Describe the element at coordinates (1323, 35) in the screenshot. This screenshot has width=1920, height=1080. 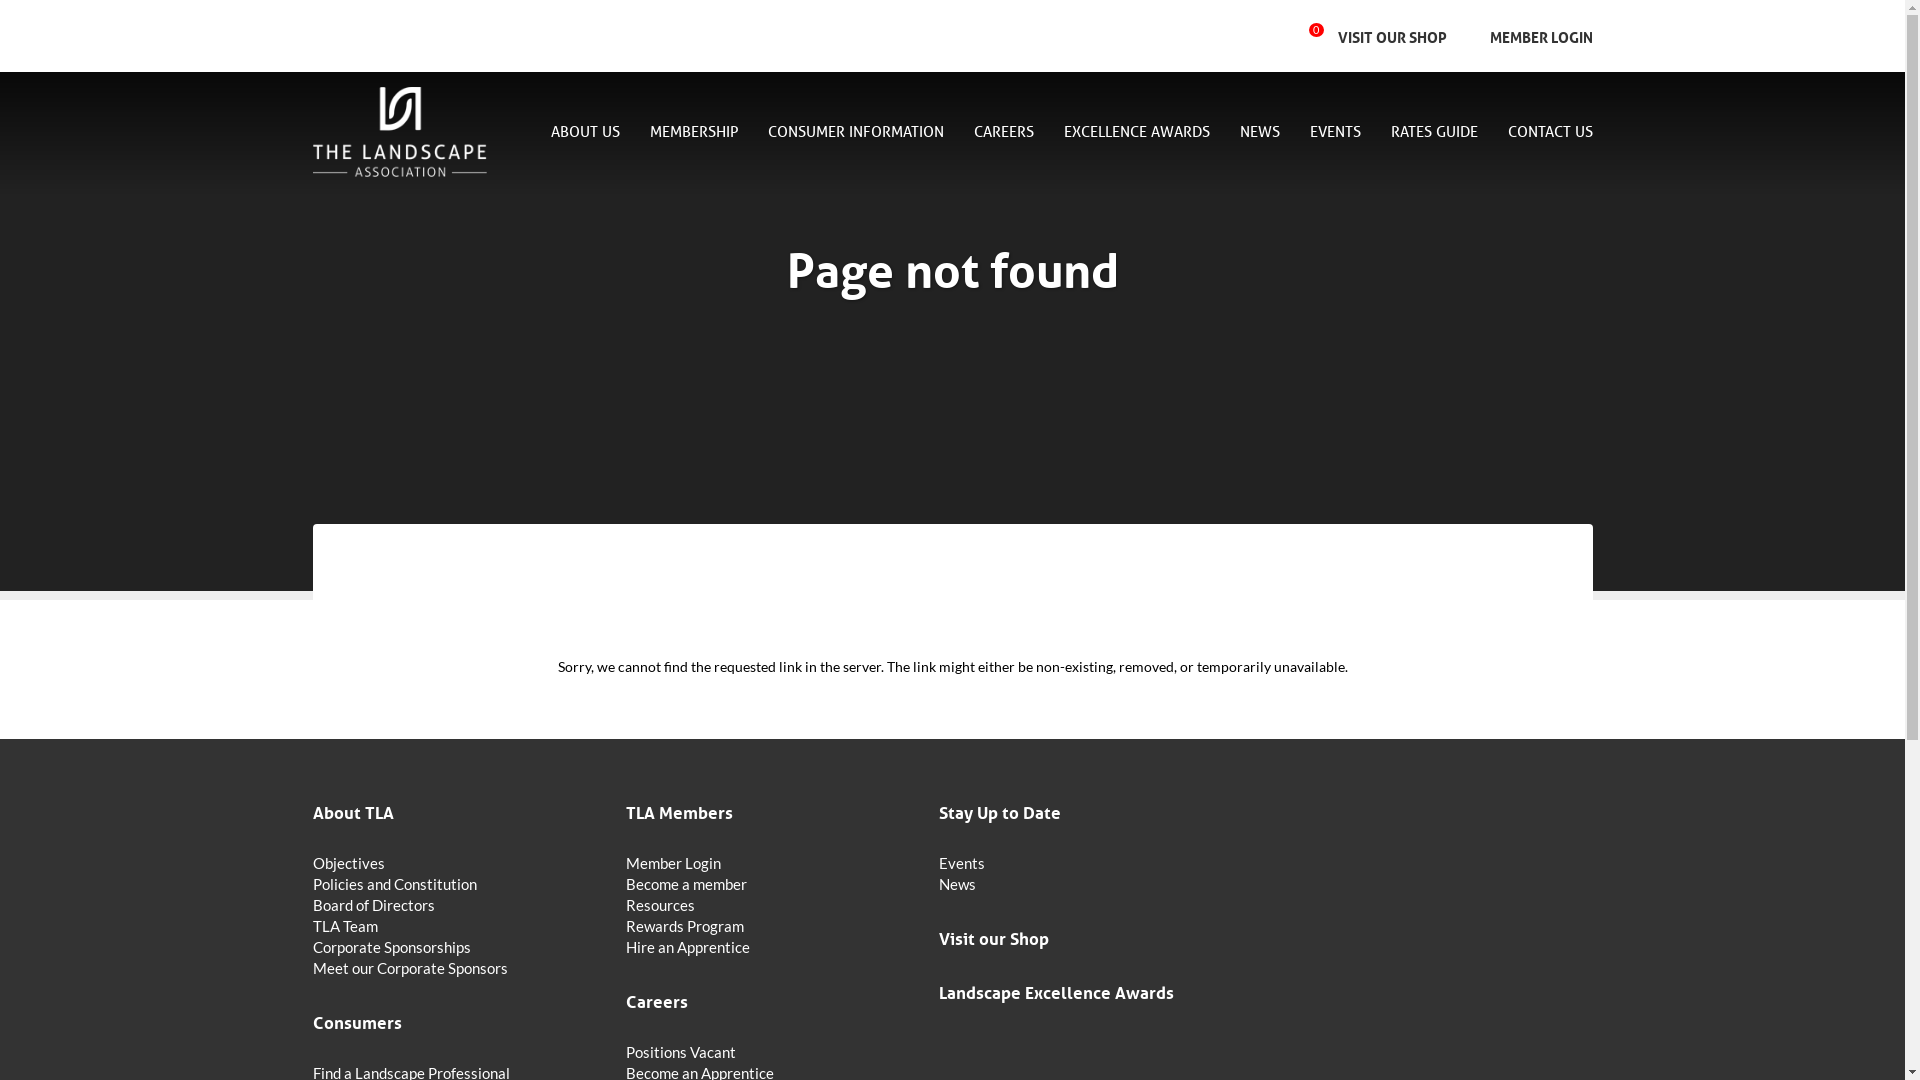
I see `'0'` at that location.